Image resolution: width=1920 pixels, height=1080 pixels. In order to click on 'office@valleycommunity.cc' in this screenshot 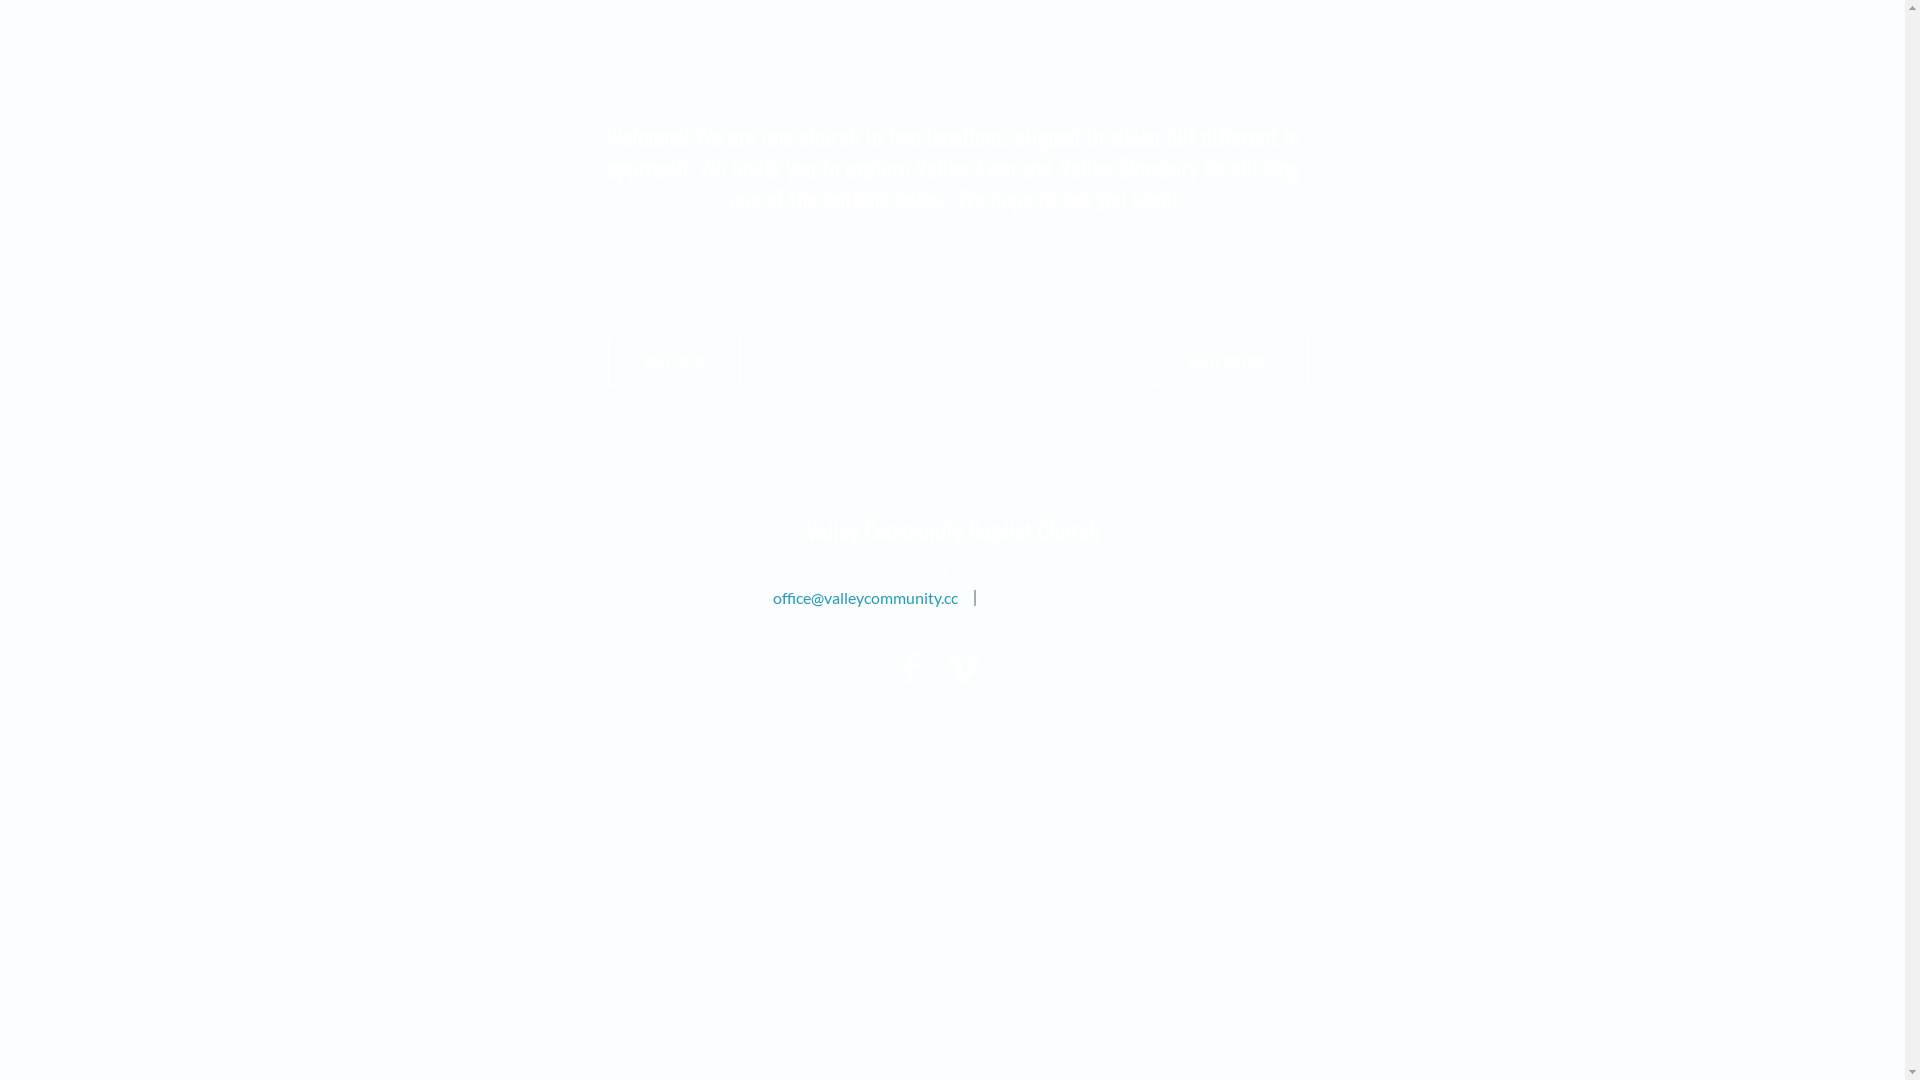, I will do `click(771, 596)`.